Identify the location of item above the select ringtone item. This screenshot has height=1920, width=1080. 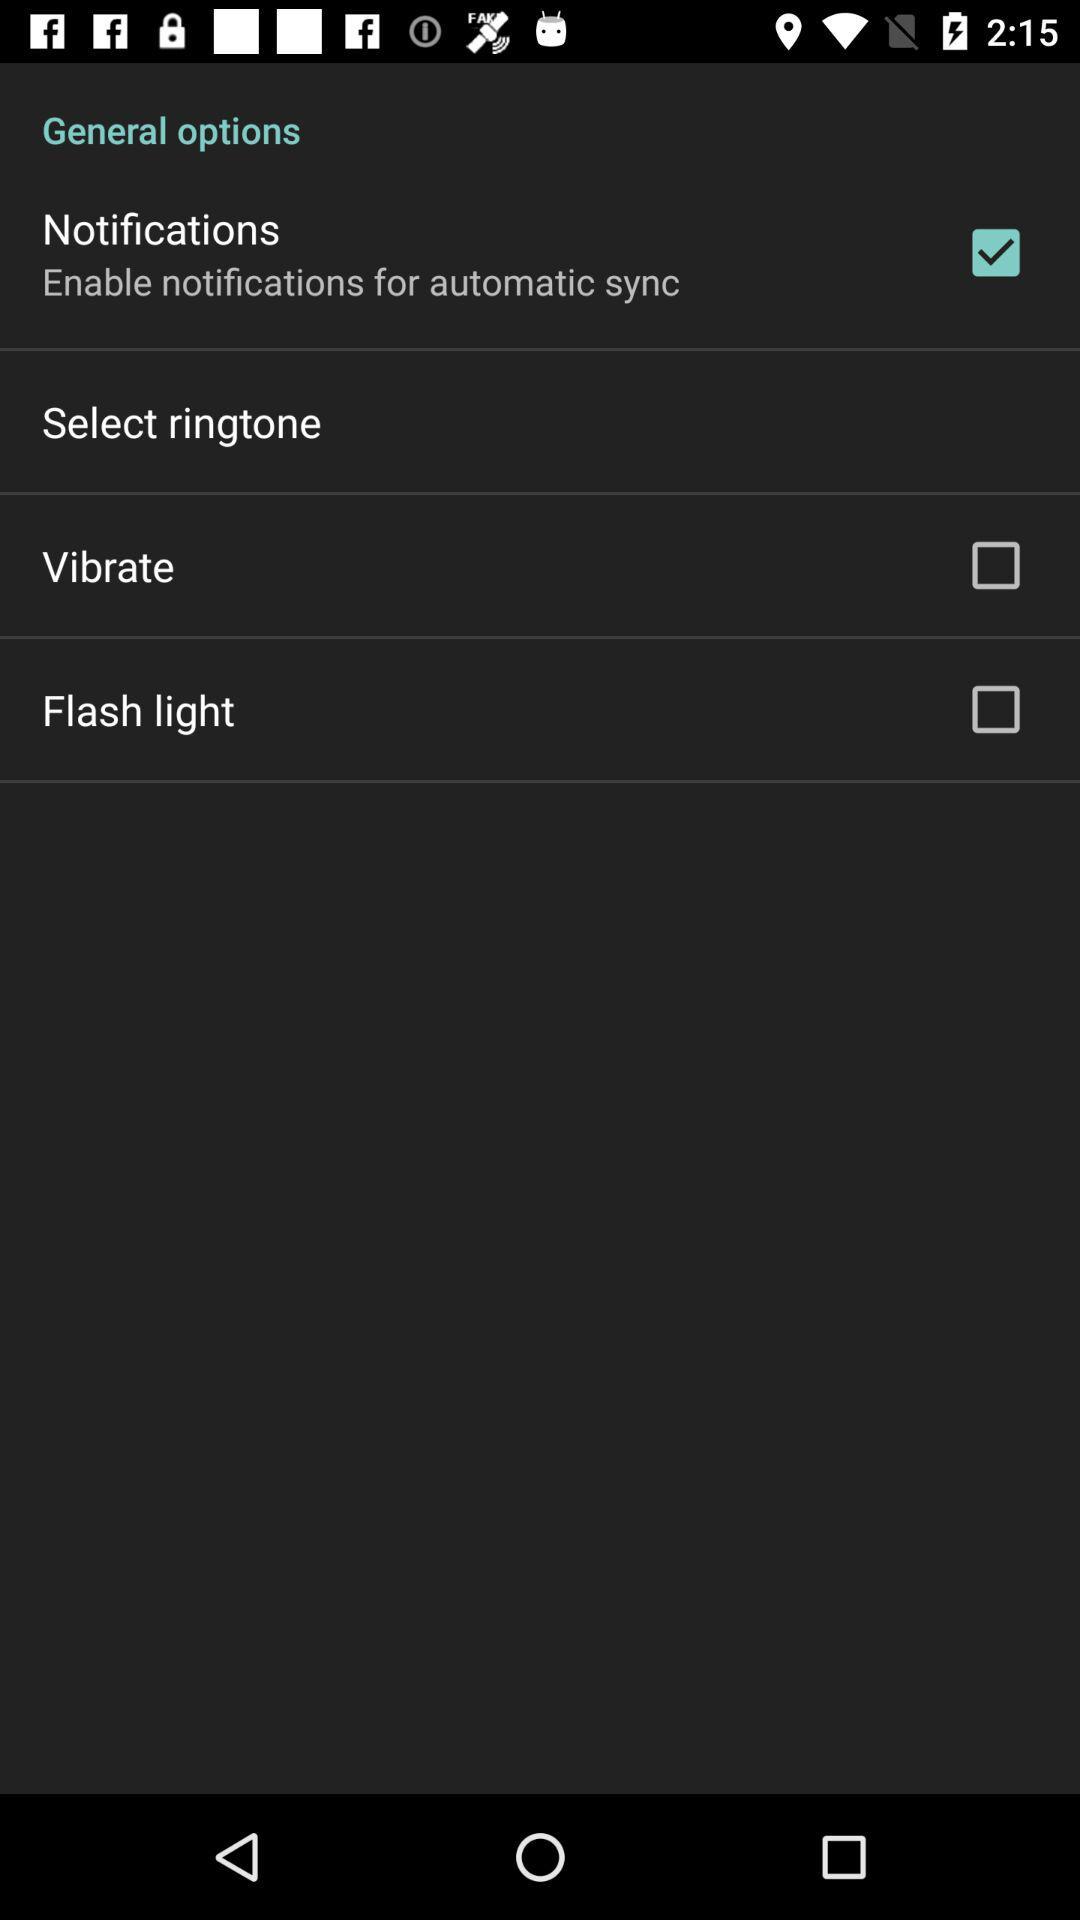
(361, 280).